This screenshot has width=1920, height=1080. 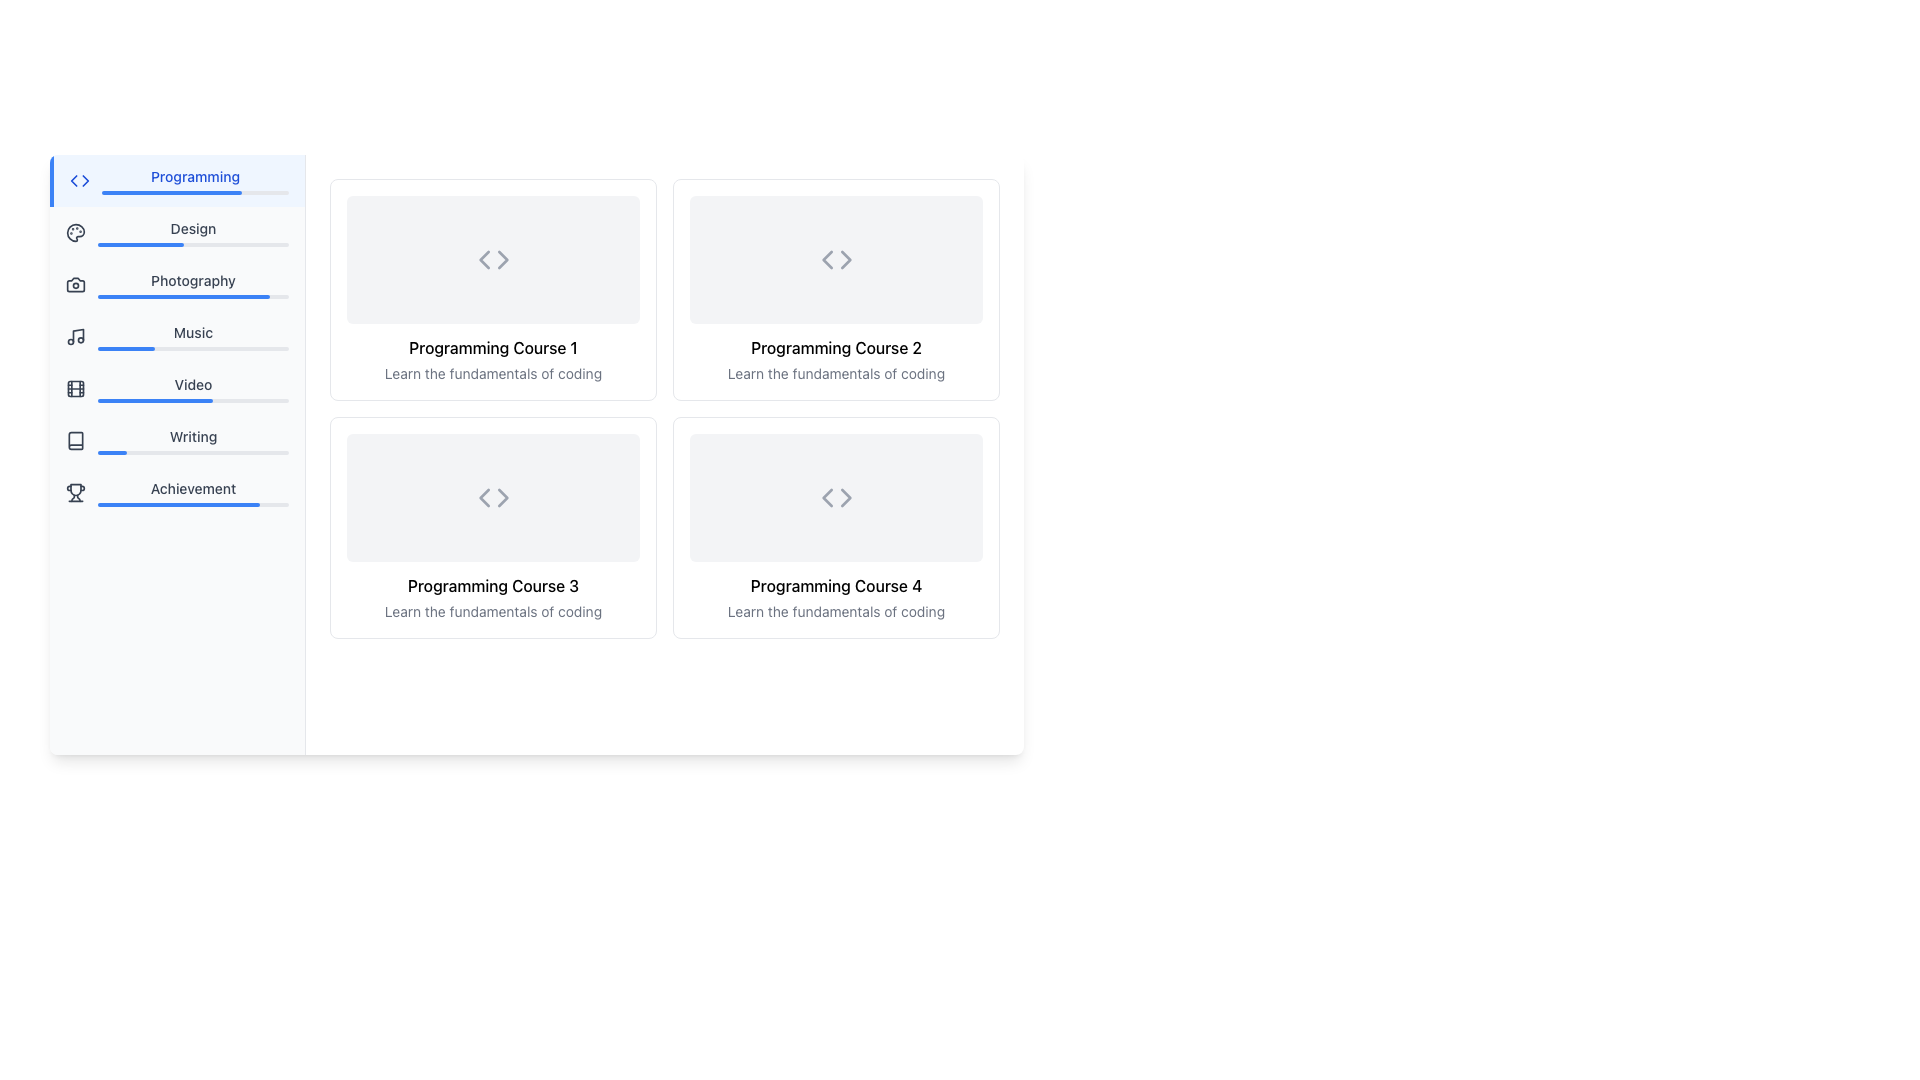 I want to click on the 'Programming' category label in the sidebar, so click(x=195, y=181).